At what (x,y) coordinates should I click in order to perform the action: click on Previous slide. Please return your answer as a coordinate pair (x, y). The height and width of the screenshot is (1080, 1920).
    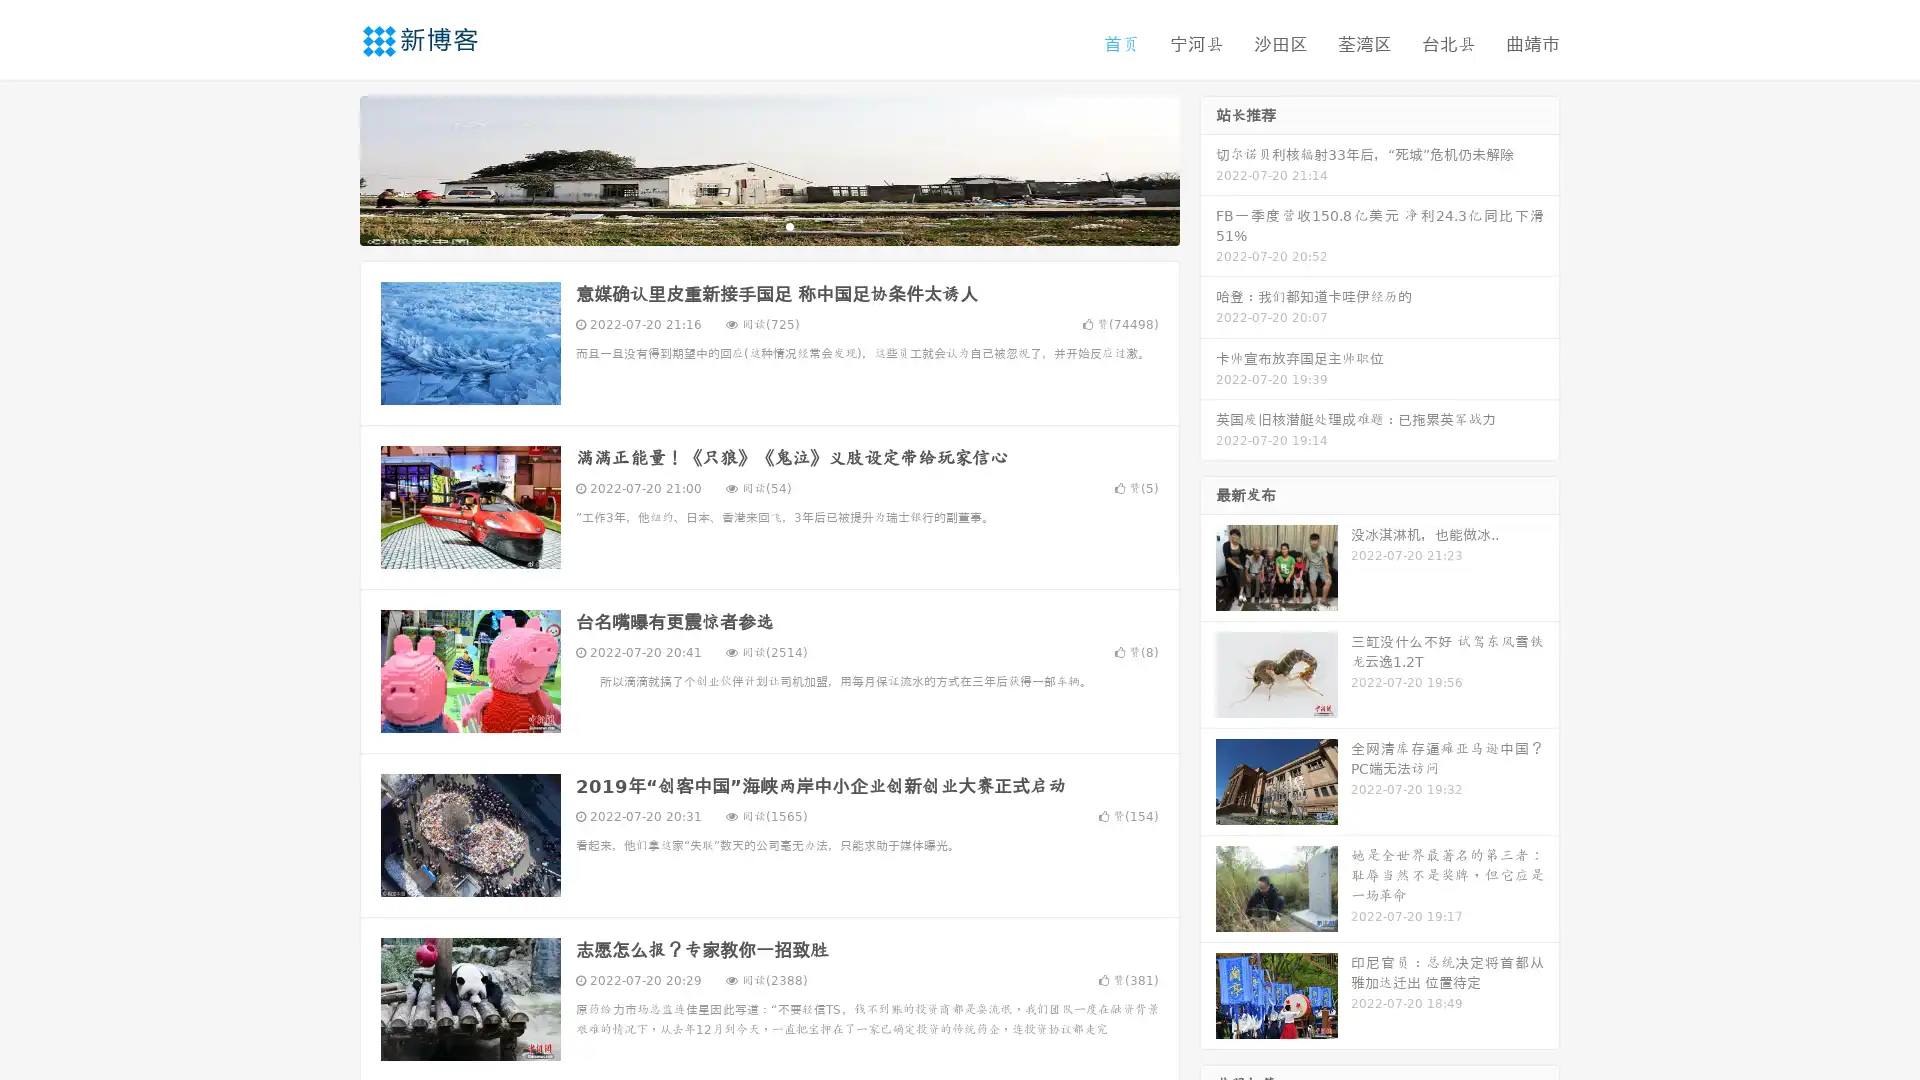
    Looking at the image, I should click on (330, 168).